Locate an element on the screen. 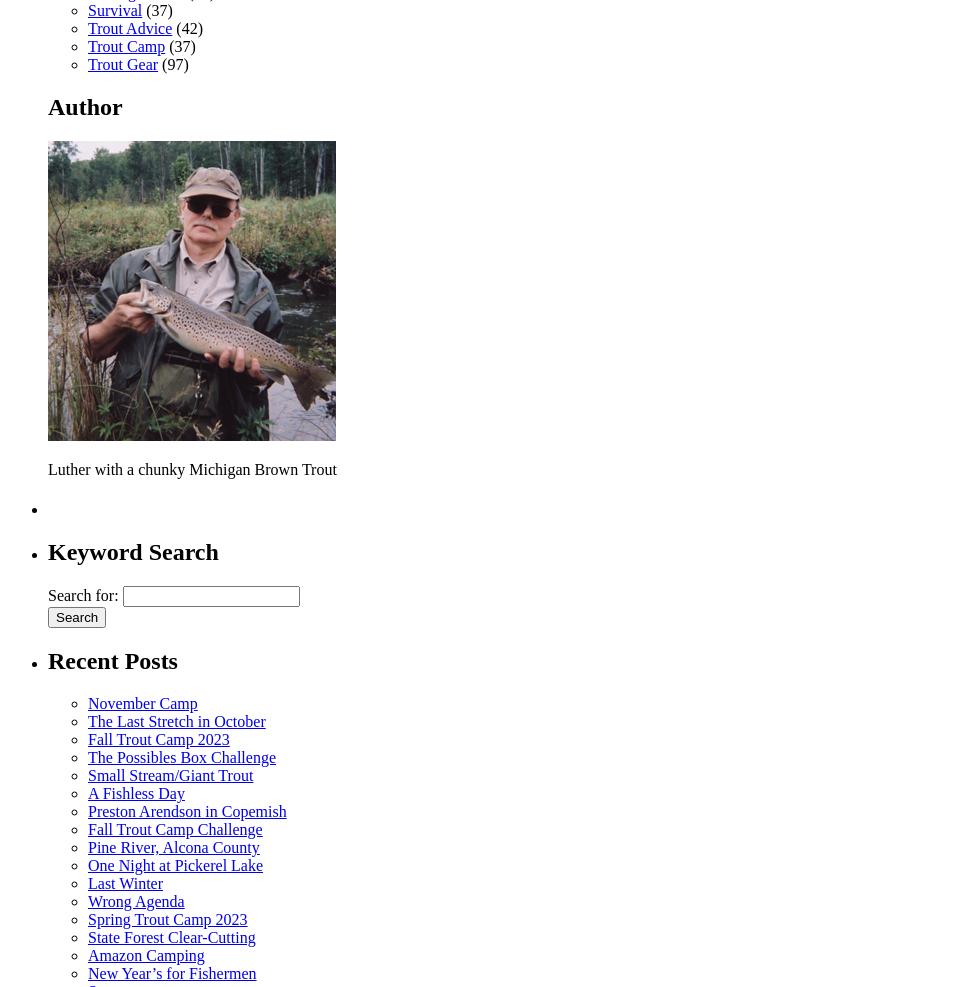  'Search for:' is located at coordinates (82, 594).